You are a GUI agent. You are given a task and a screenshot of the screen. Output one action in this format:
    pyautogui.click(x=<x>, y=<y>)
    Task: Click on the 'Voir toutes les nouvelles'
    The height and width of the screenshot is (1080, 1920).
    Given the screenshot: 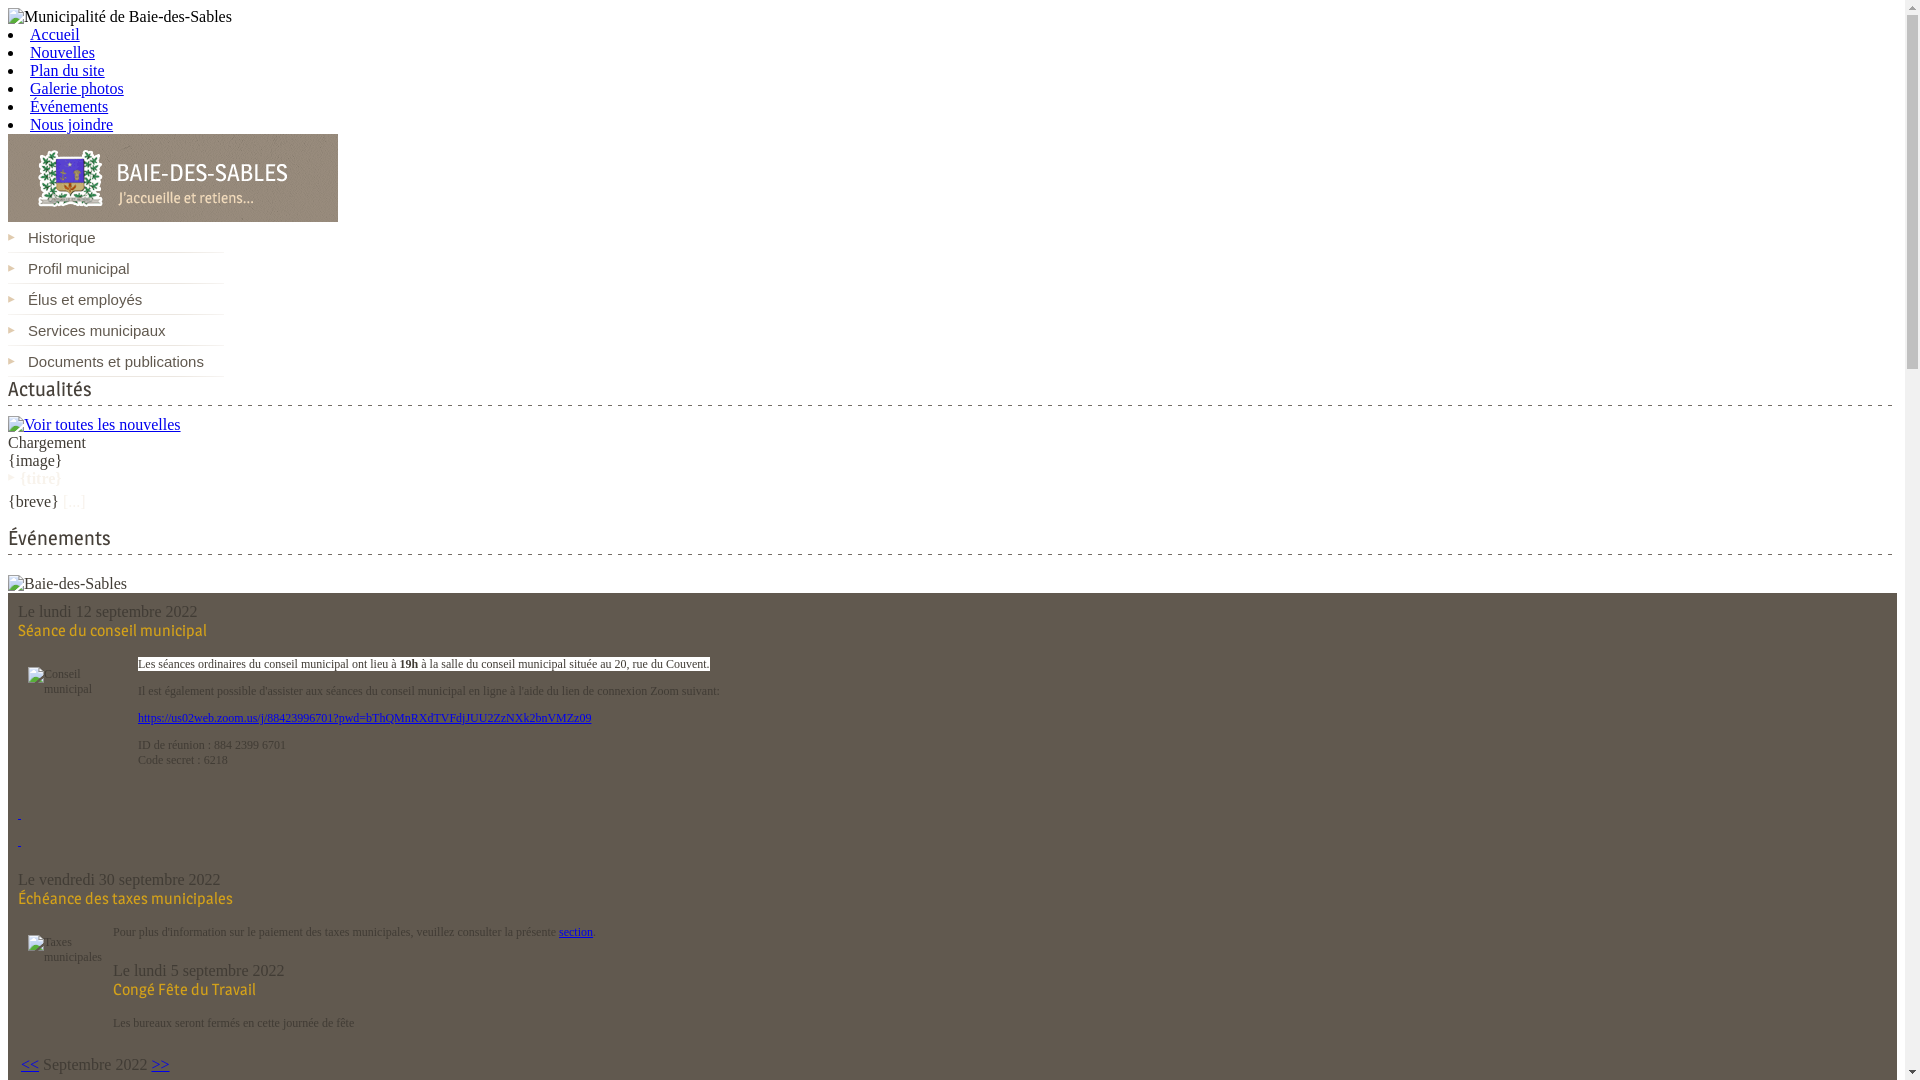 What is the action you would take?
    pyautogui.click(x=93, y=423)
    